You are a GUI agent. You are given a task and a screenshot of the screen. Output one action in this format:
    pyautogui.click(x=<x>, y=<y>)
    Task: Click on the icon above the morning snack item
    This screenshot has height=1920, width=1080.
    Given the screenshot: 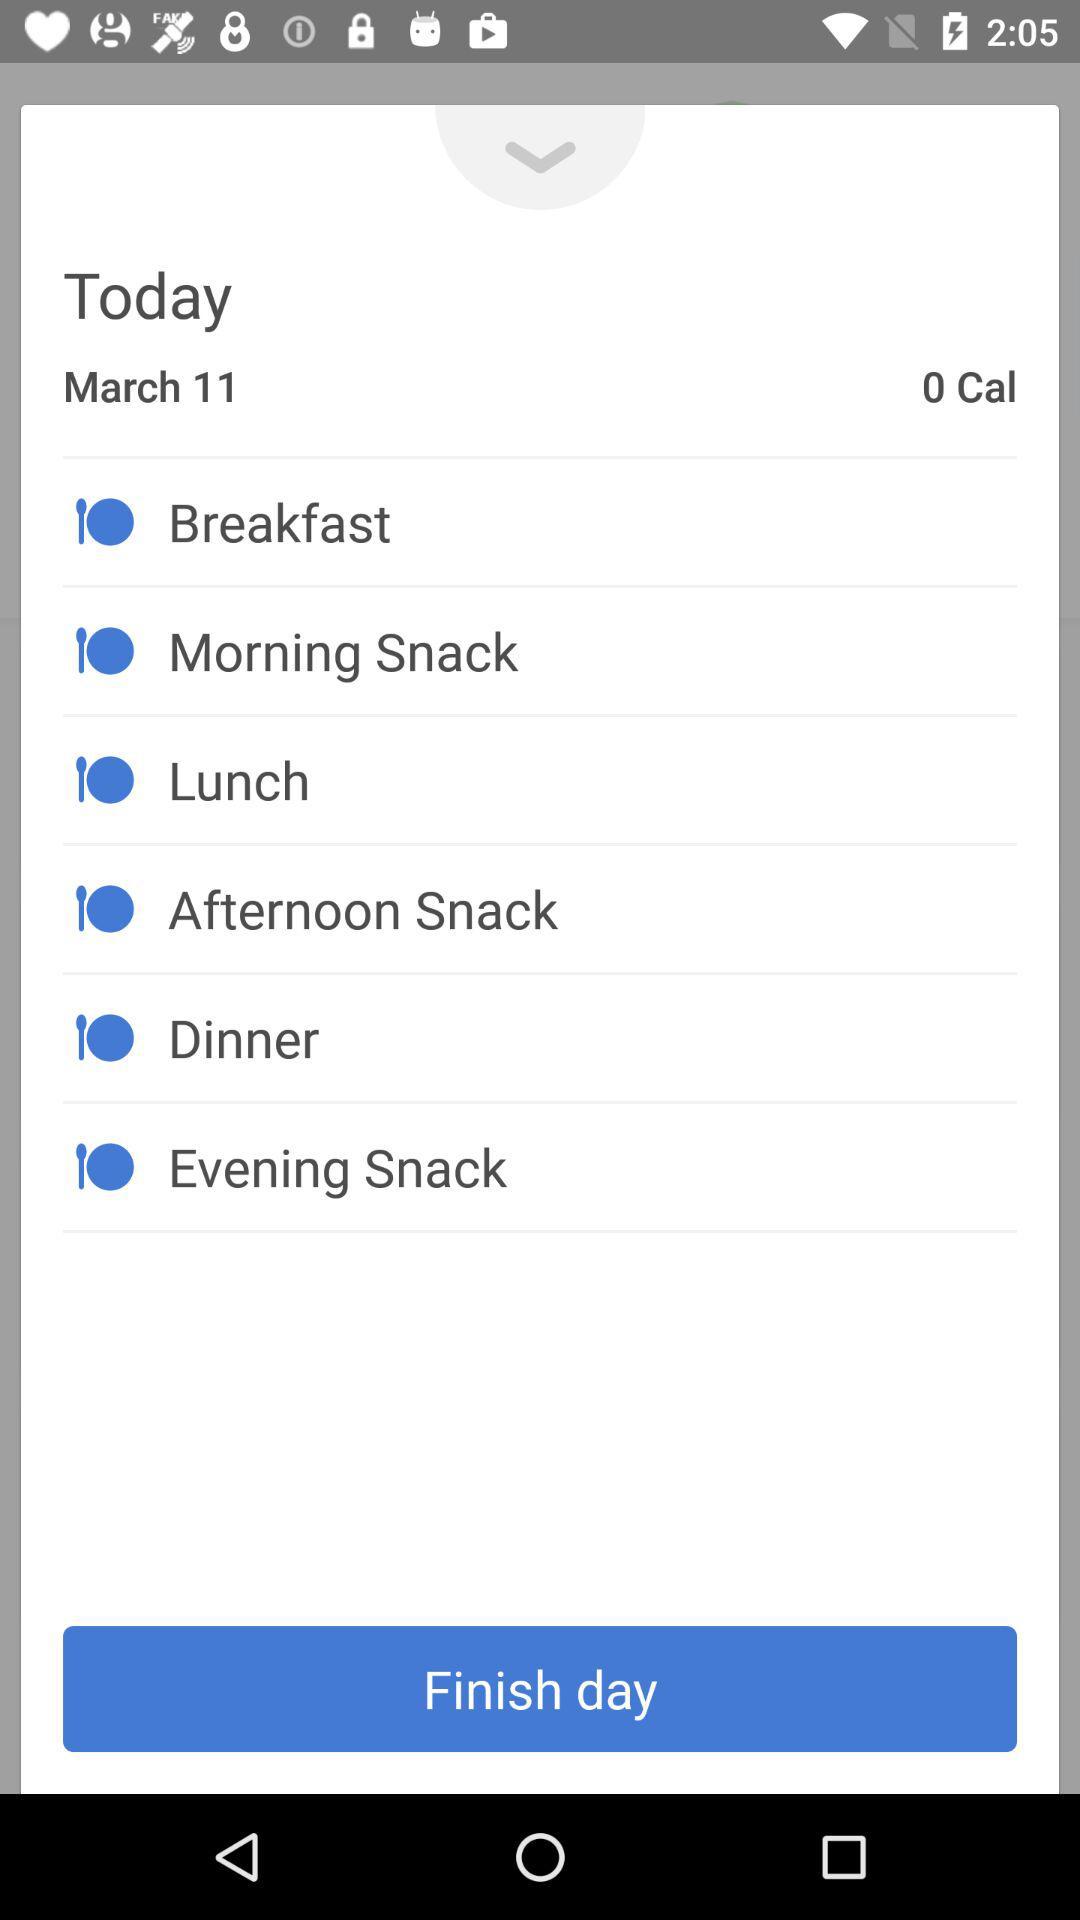 What is the action you would take?
    pyautogui.click(x=591, y=521)
    